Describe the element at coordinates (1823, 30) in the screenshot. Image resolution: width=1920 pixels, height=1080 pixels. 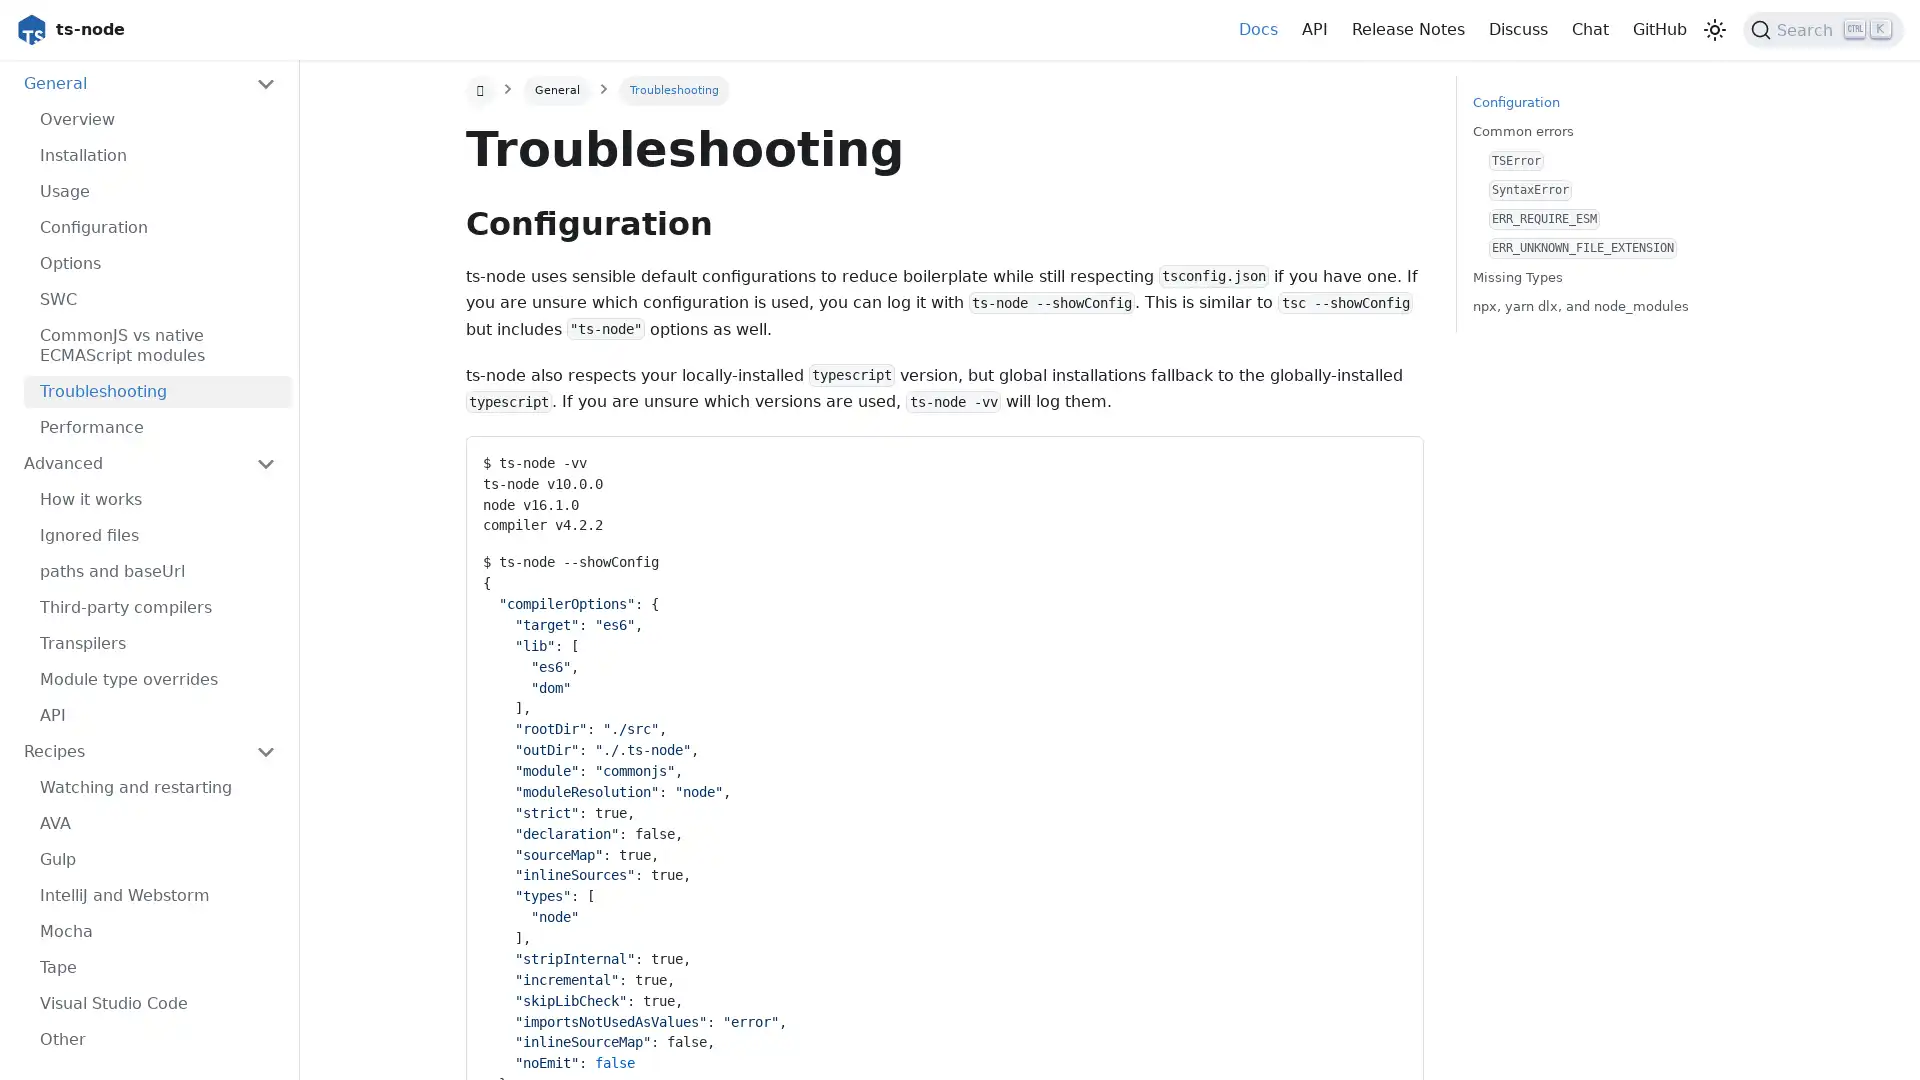
I see `Search` at that location.